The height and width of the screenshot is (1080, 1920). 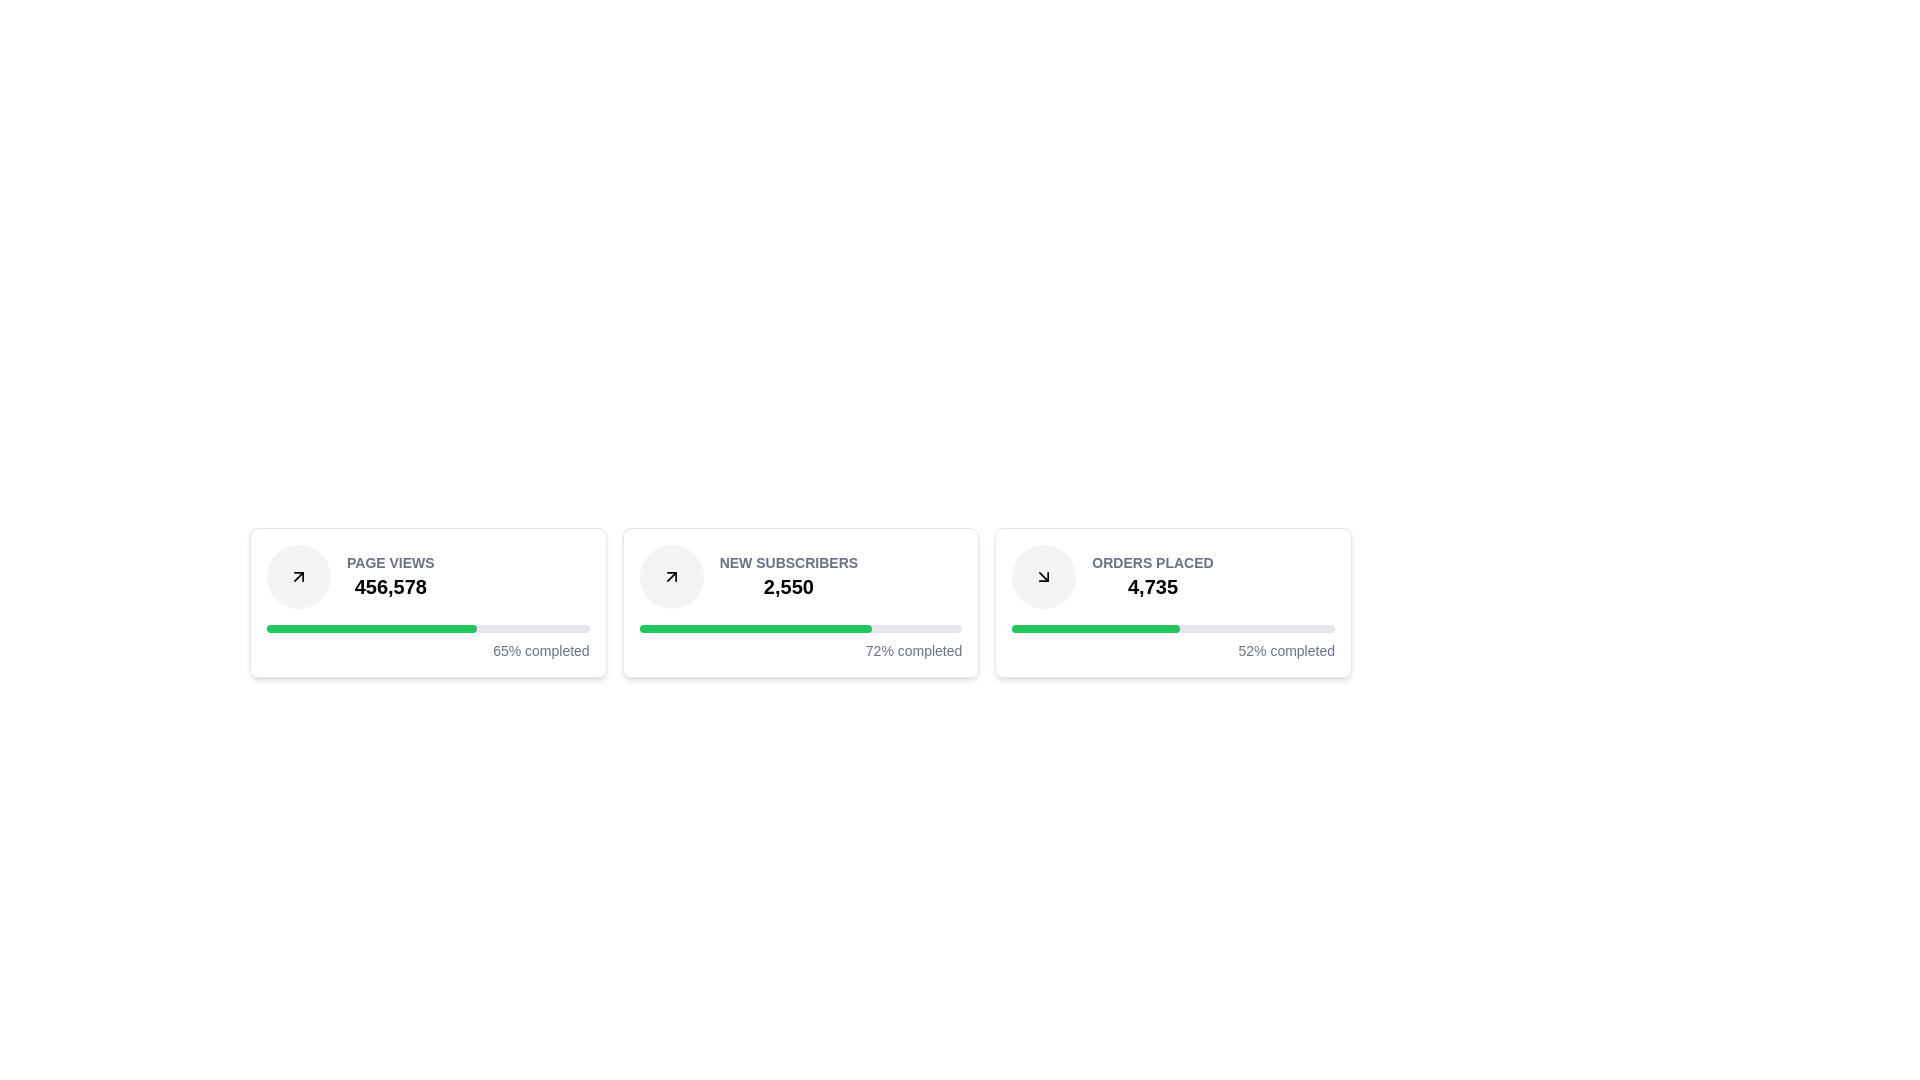 I want to click on the Text label that indicates 'New Subscribers', located above the numerical value '2,550' within the central card of three horizontally aligned cards, so click(x=787, y=563).